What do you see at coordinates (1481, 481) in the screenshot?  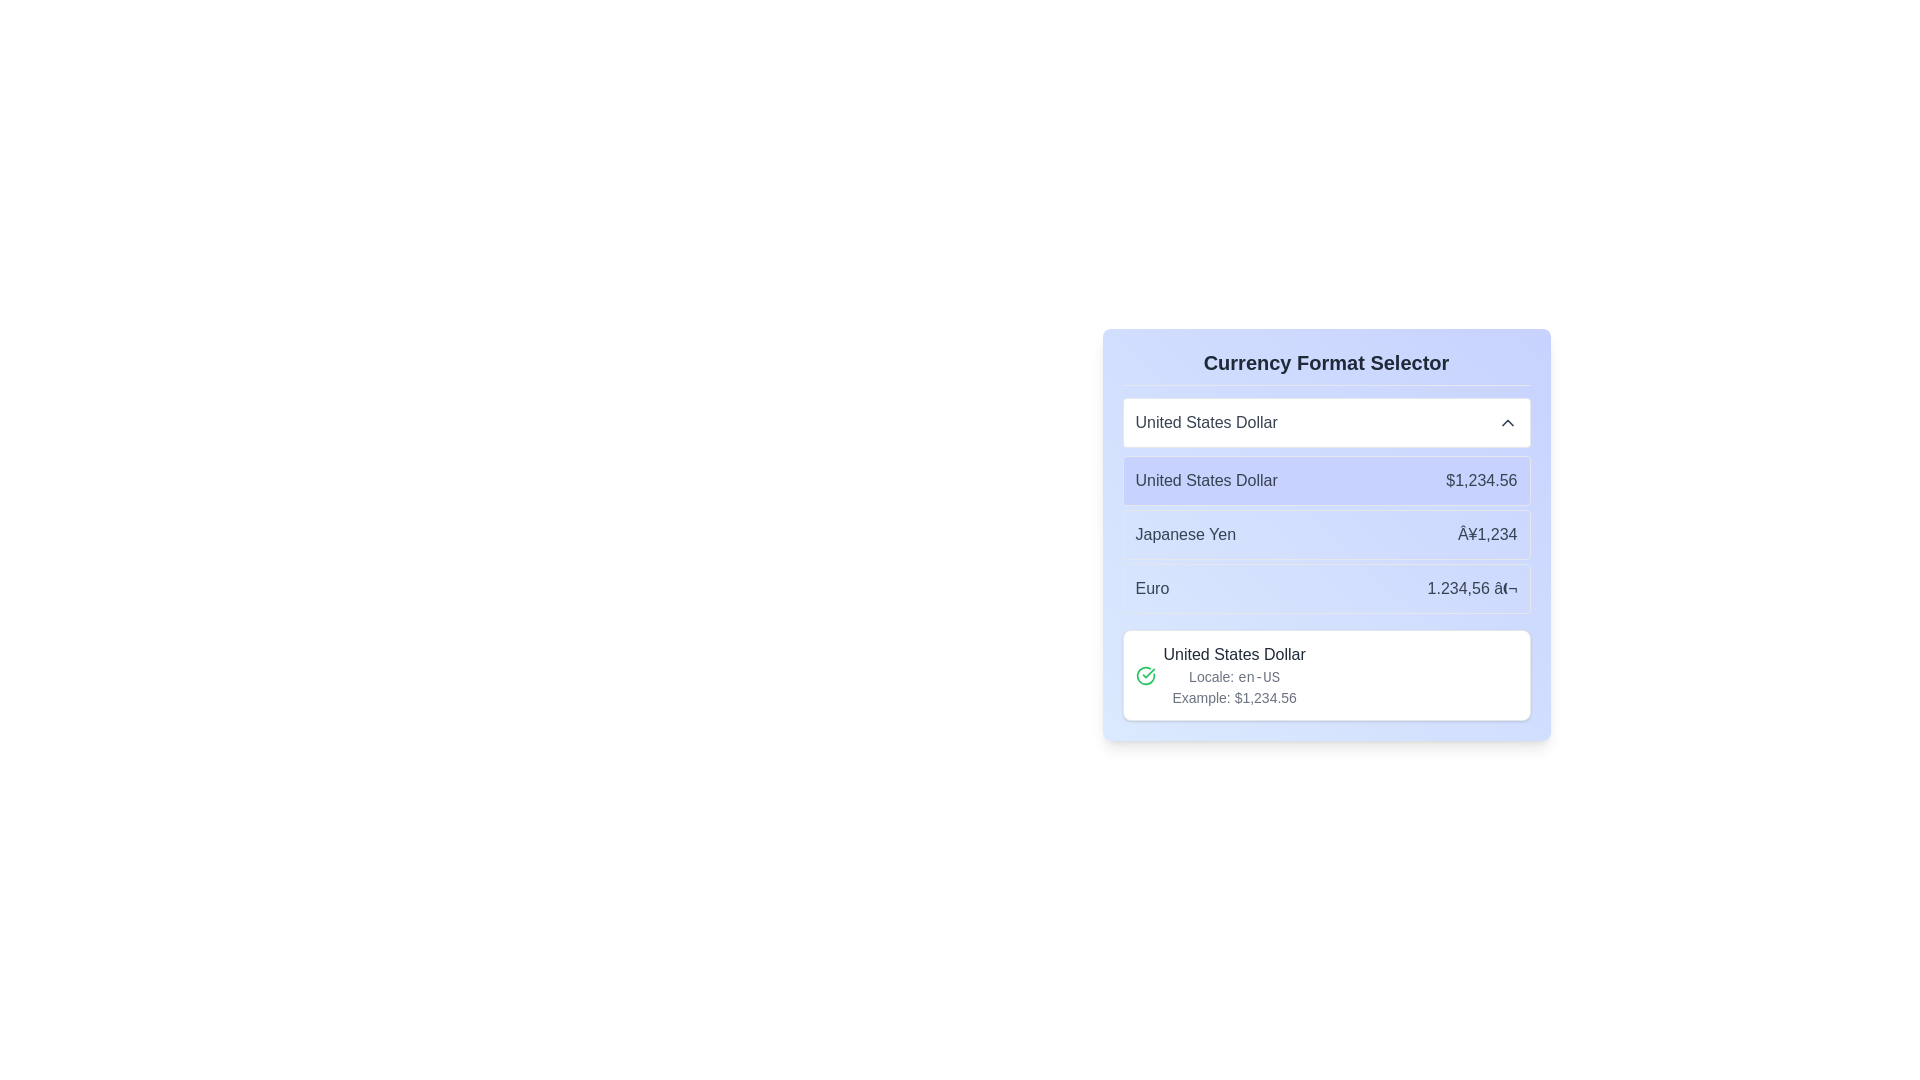 I see `the monetary value displayed as '$1,234.56' within the light indigo rounded rectangular button, which is adjacent to the 'United States Dollar' text` at bounding box center [1481, 481].